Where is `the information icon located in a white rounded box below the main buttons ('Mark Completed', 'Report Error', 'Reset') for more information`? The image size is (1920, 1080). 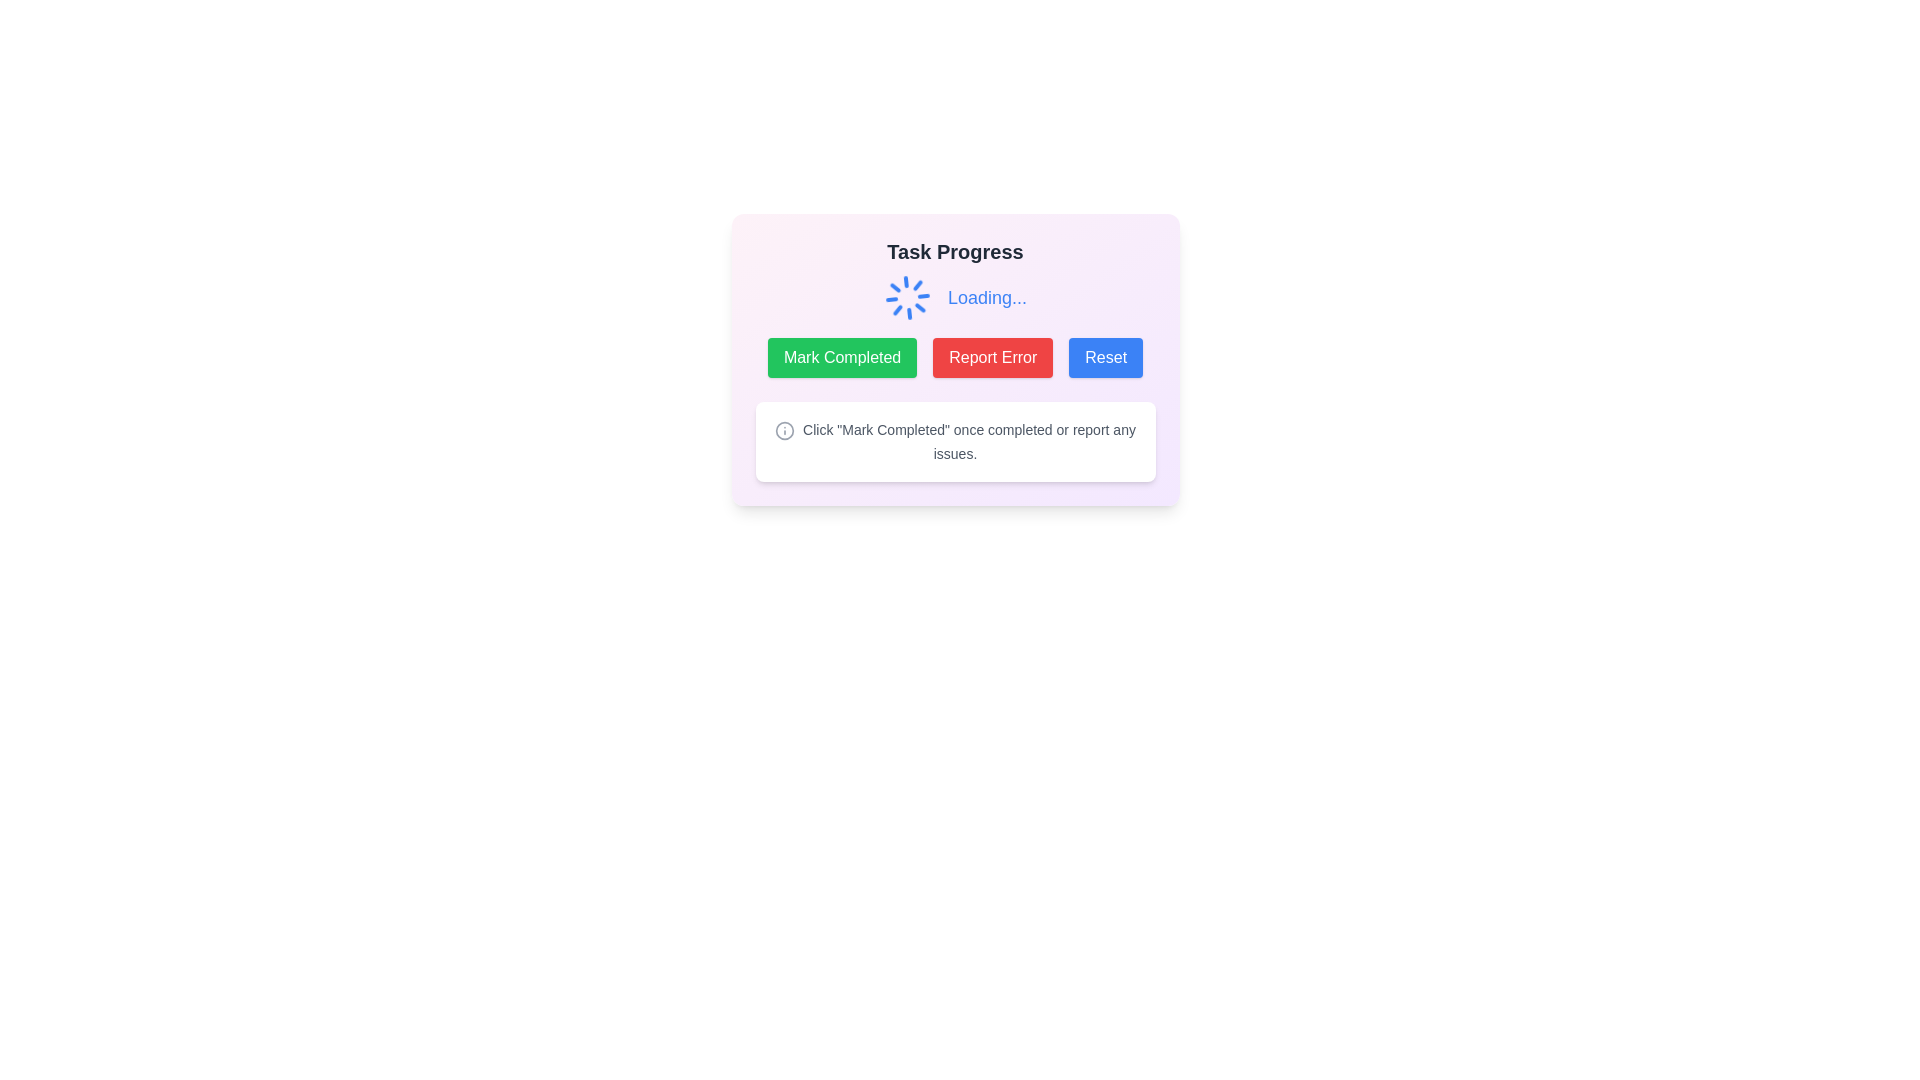 the information icon located in a white rounded box below the main buttons ('Mark Completed', 'Report Error', 'Reset') for more information is located at coordinates (784, 429).